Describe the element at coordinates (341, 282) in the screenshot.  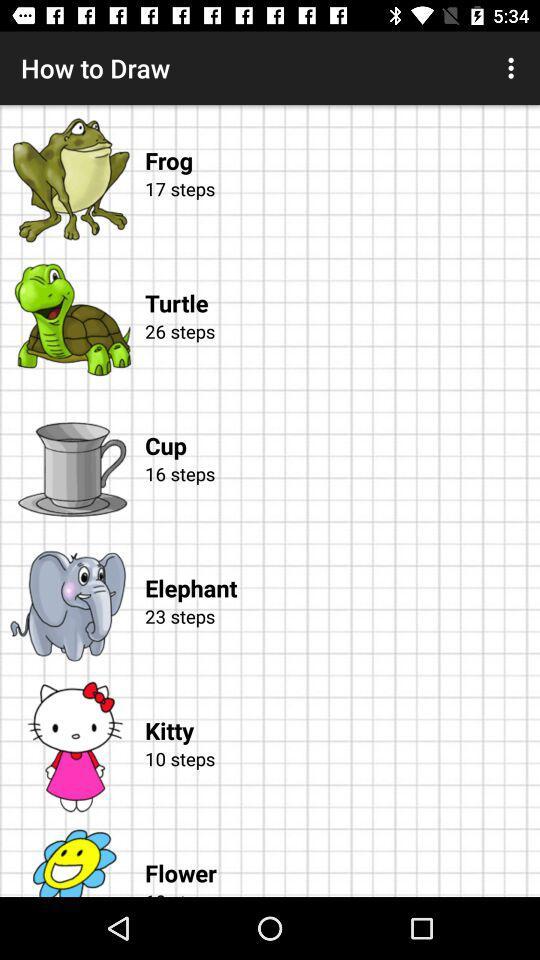
I see `the turtle icon` at that location.